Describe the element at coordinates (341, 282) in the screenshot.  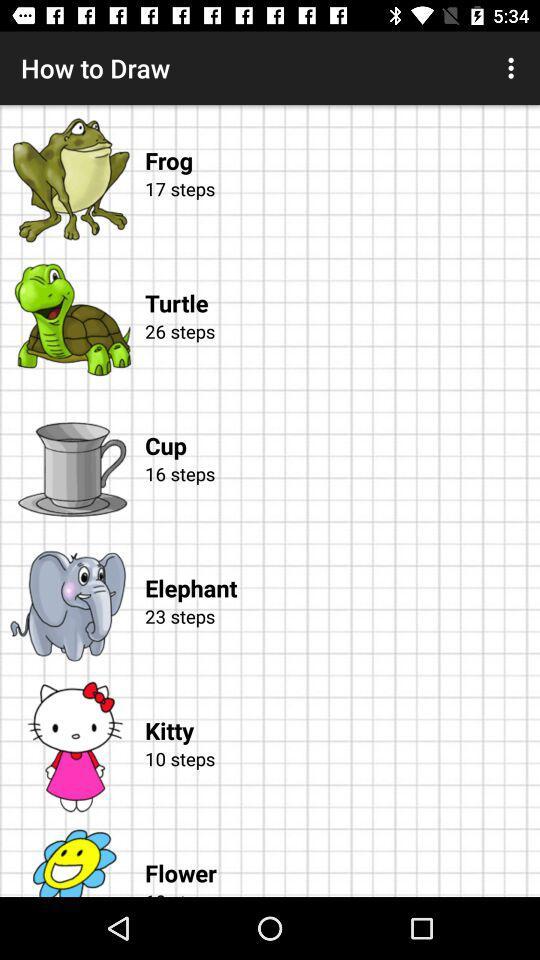
I see `the turtle icon` at that location.